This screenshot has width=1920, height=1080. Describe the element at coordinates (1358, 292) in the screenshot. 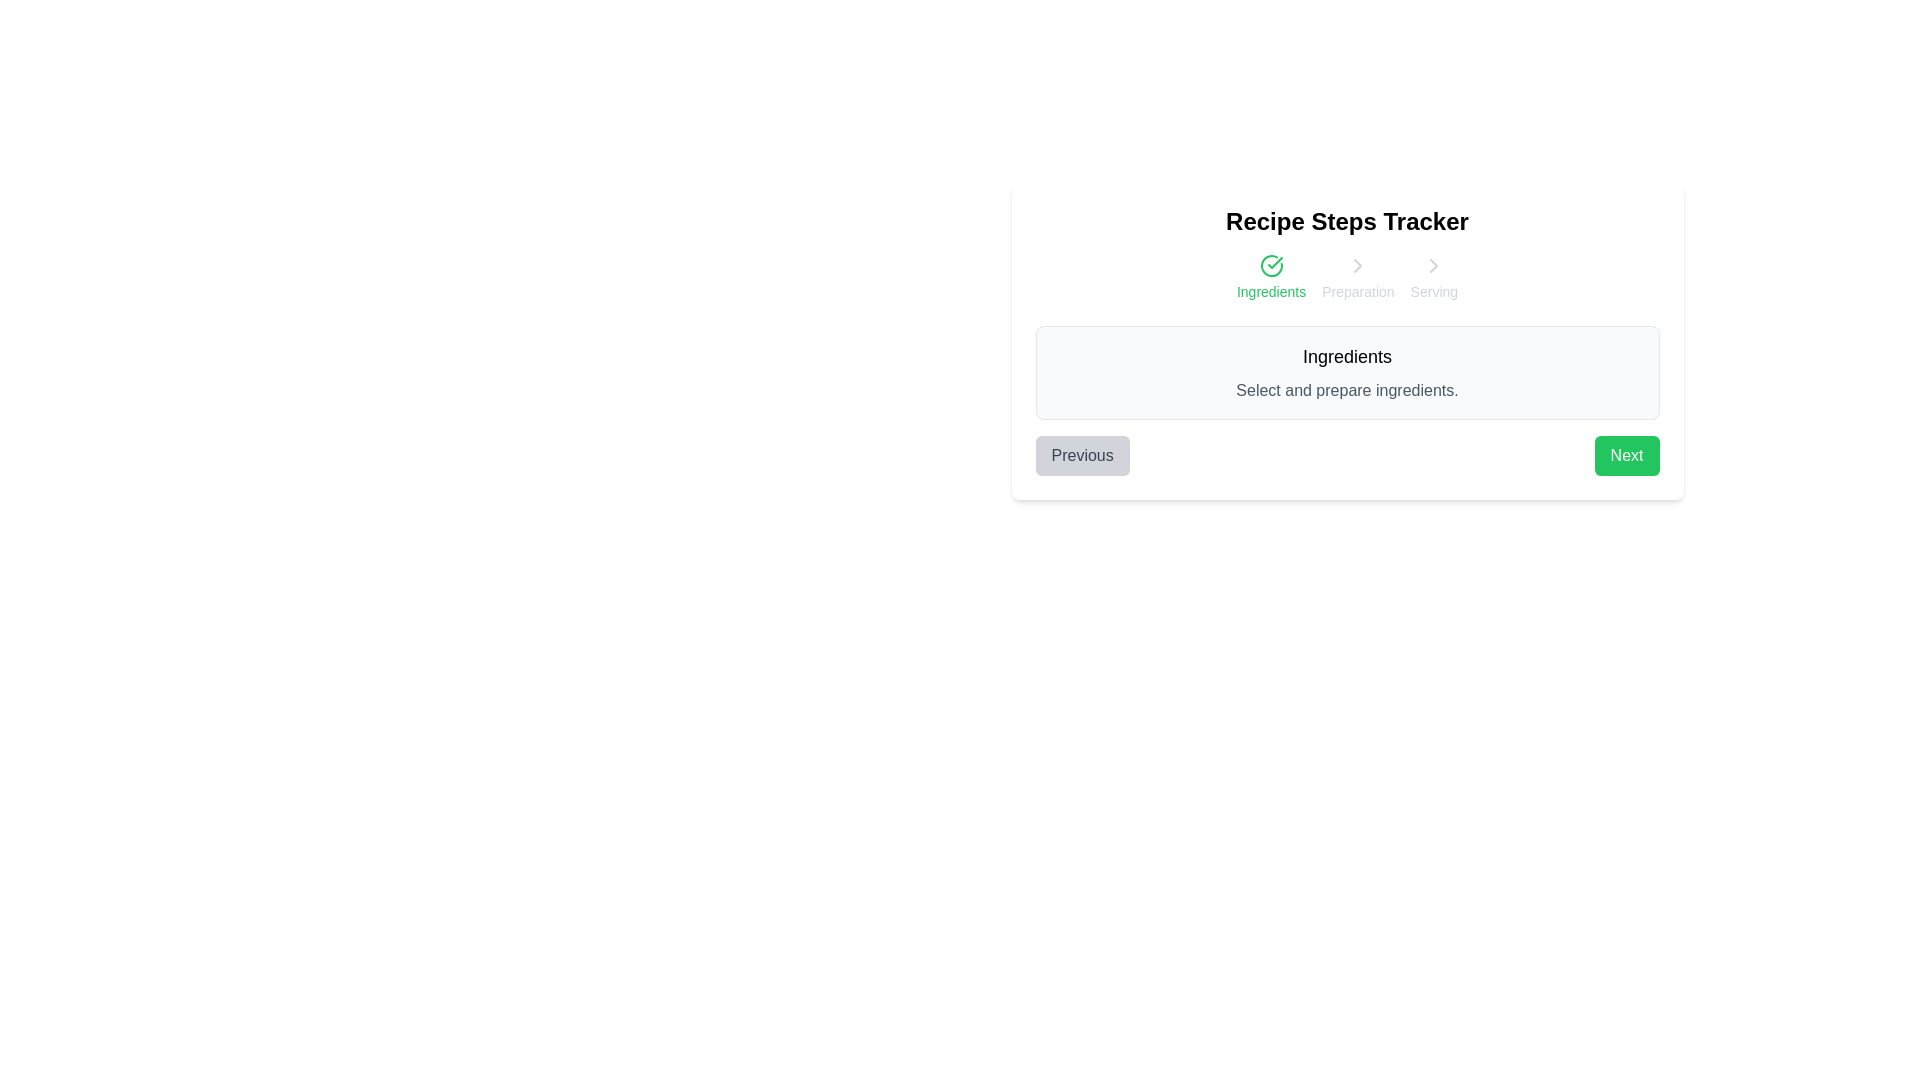

I see `the 'Preparation' step text label in the step navigation bar, which indicates the current task in the recipe preparation process` at that location.